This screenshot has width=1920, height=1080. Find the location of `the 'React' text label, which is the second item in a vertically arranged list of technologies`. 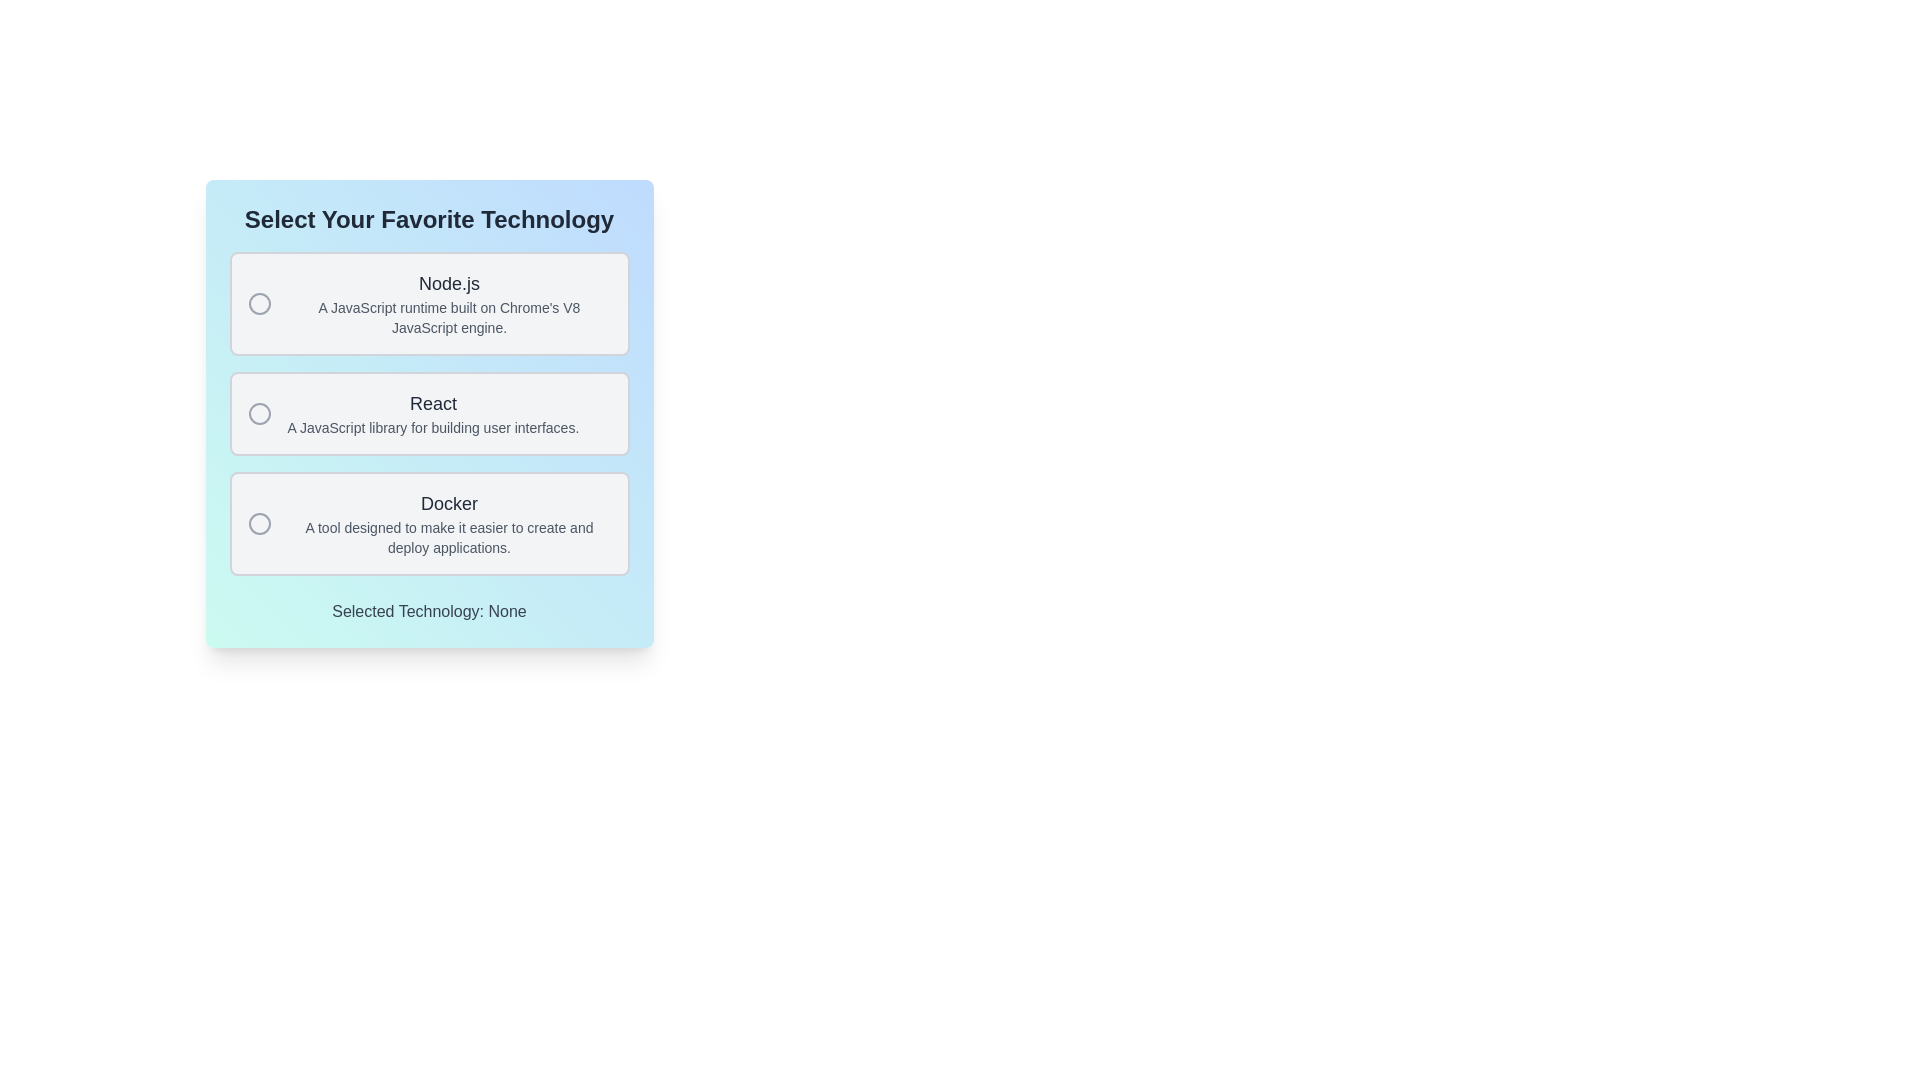

the 'React' text label, which is the second item in a vertically arranged list of technologies is located at coordinates (432, 412).